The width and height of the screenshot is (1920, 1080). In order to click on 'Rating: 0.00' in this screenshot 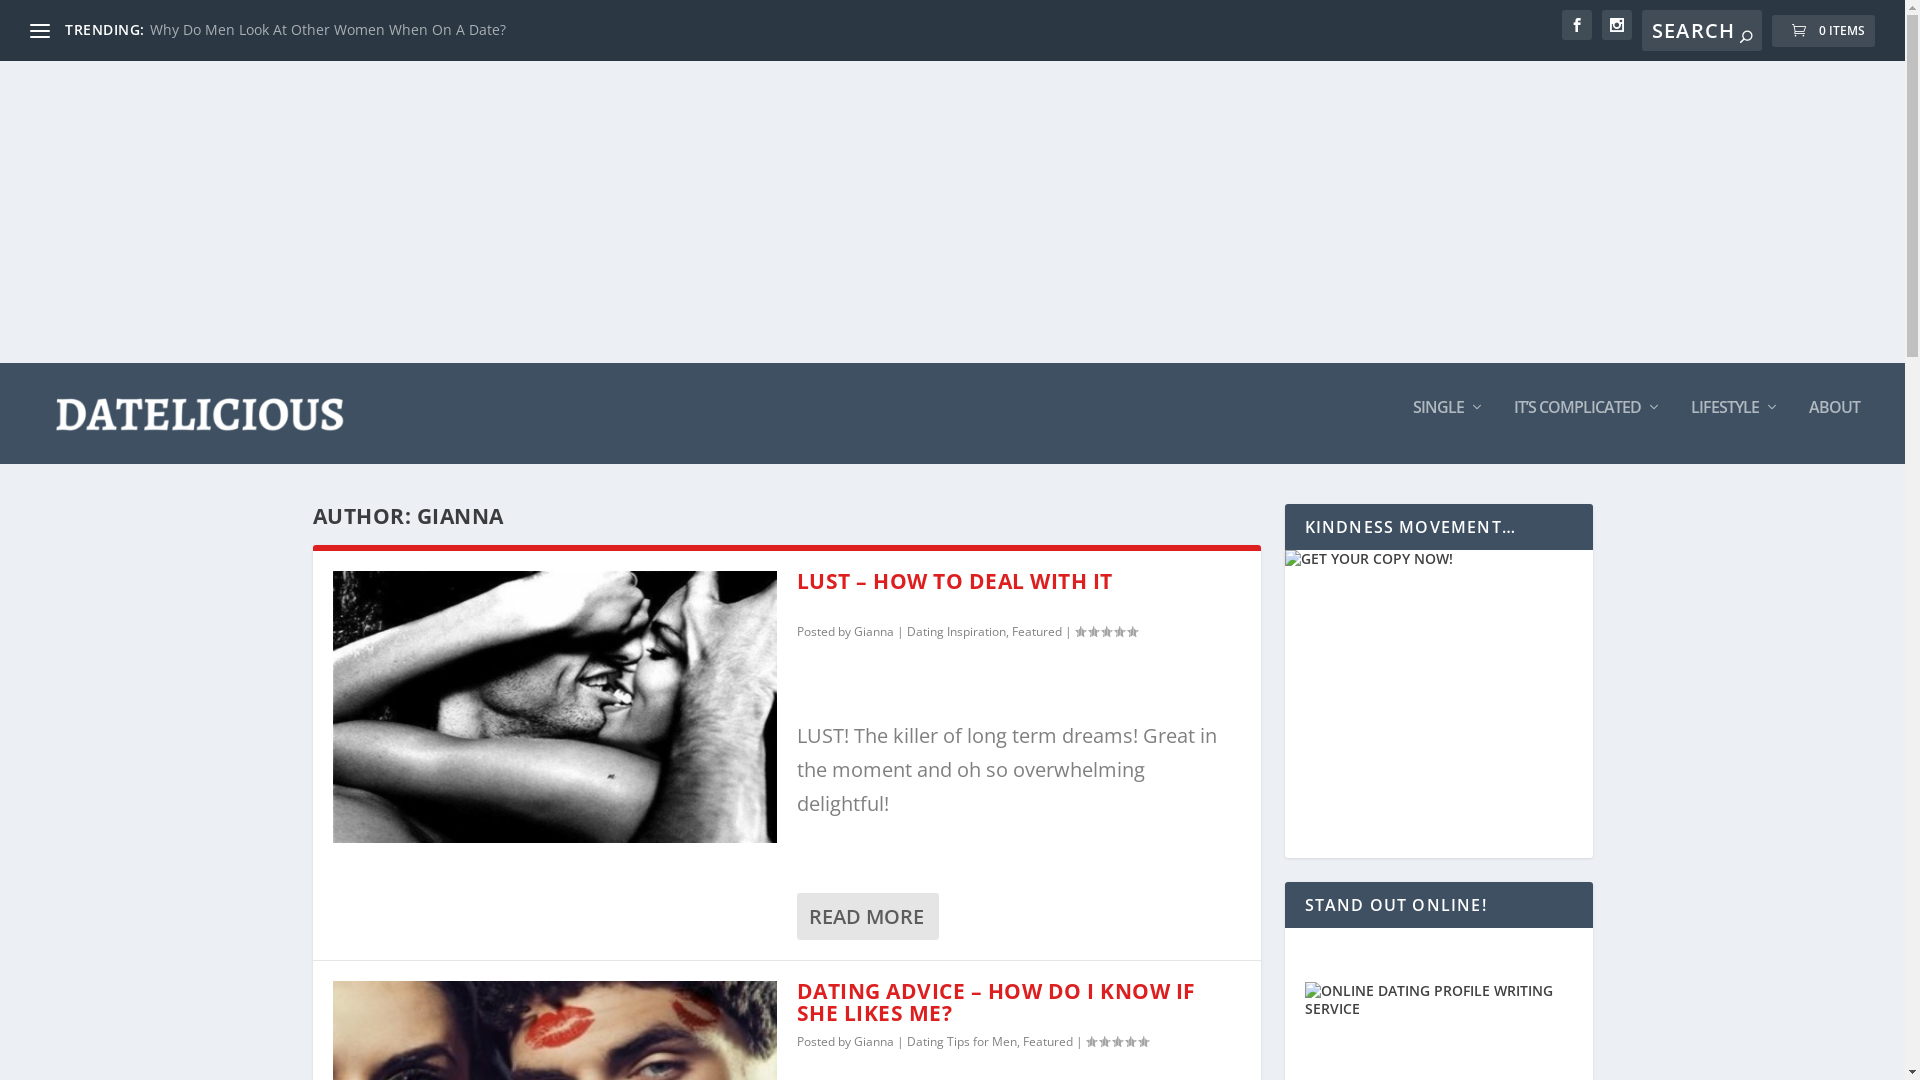, I will do `click(1103, 631)`.